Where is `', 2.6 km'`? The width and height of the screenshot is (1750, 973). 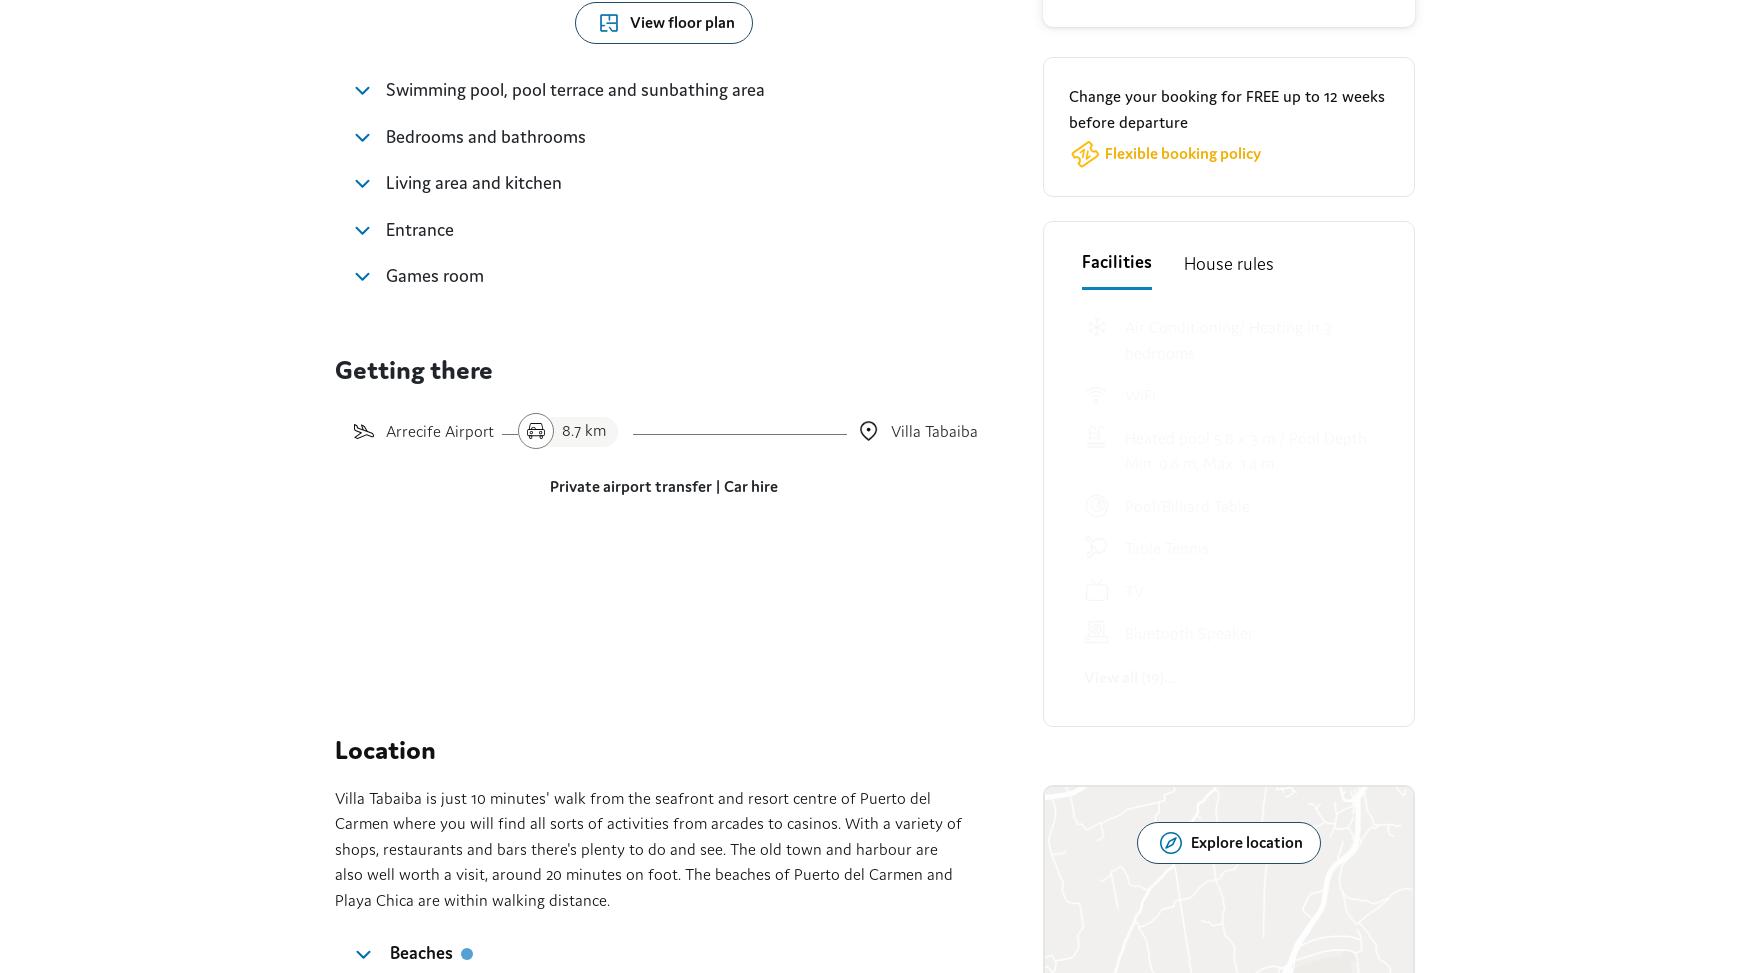
', 2.6 km' is located at coordinates (565, 309).